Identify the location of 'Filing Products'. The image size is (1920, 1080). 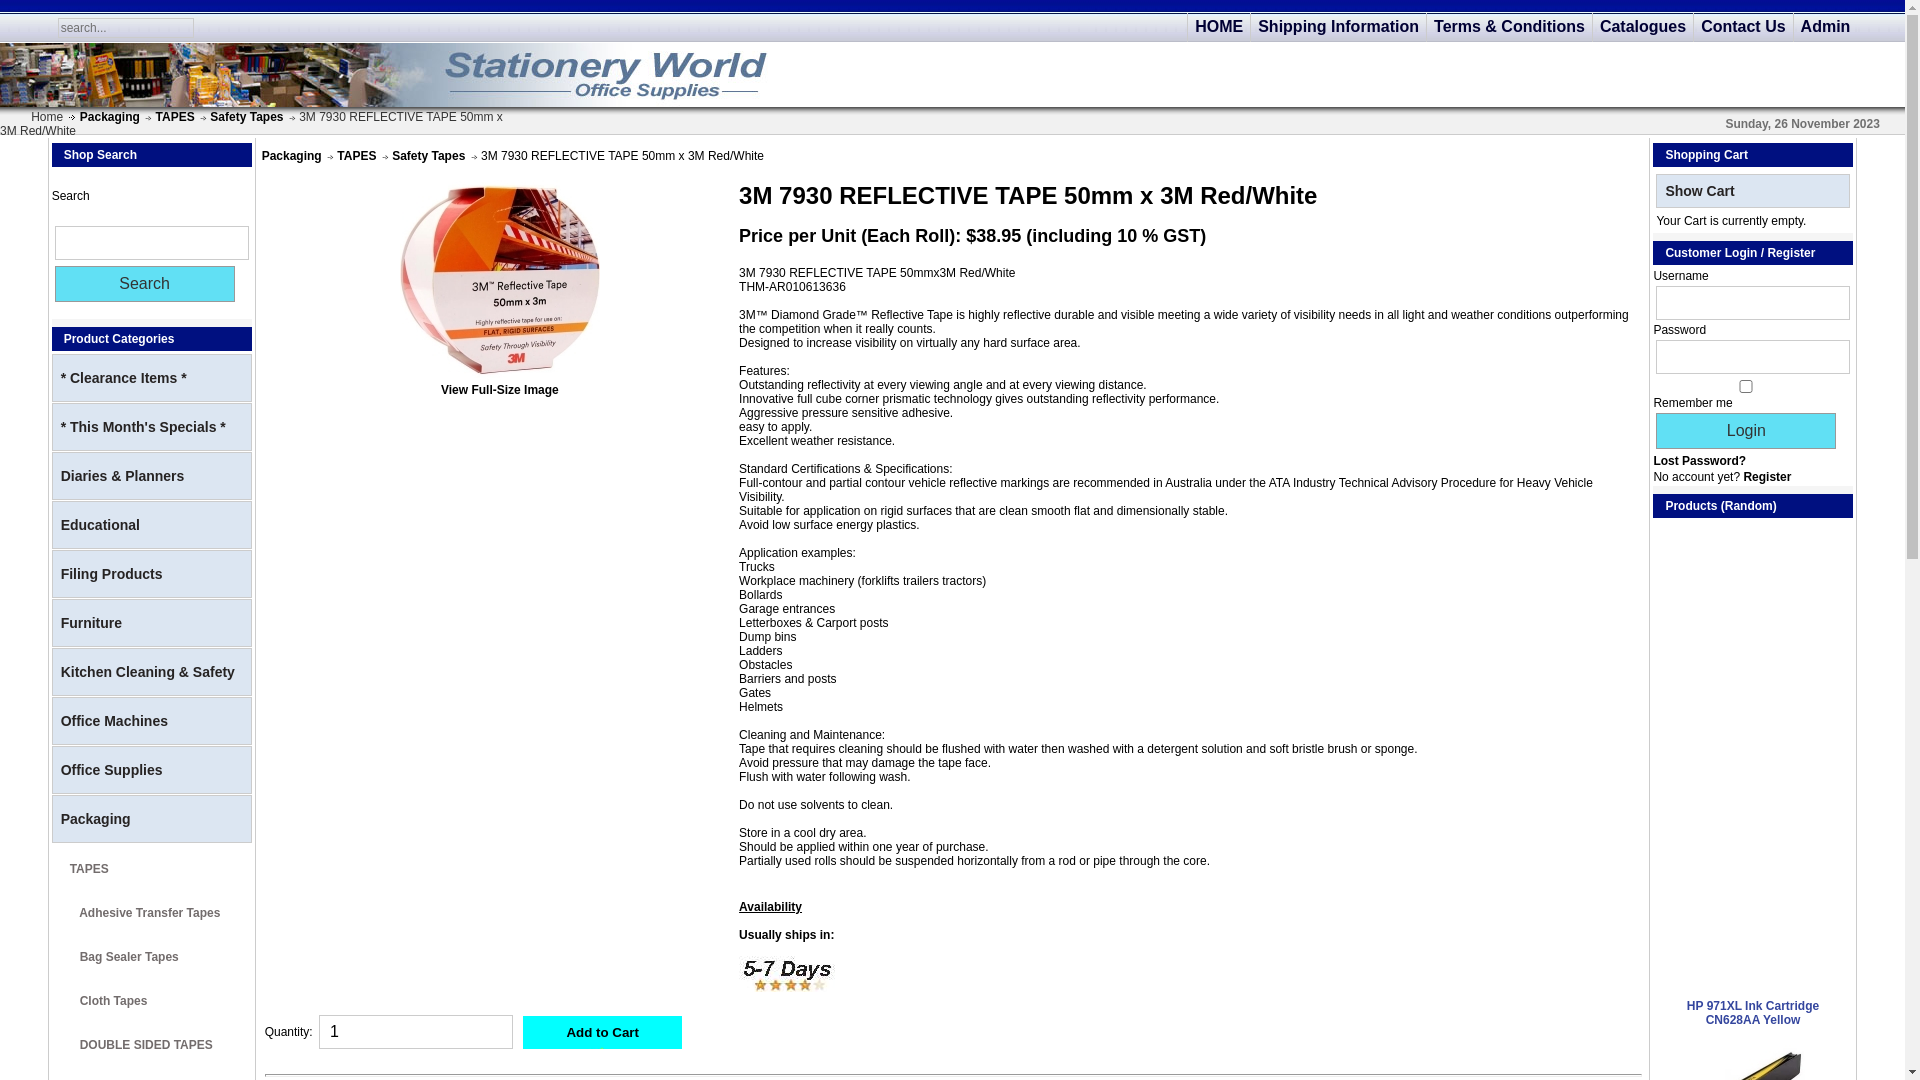
(151, 574).